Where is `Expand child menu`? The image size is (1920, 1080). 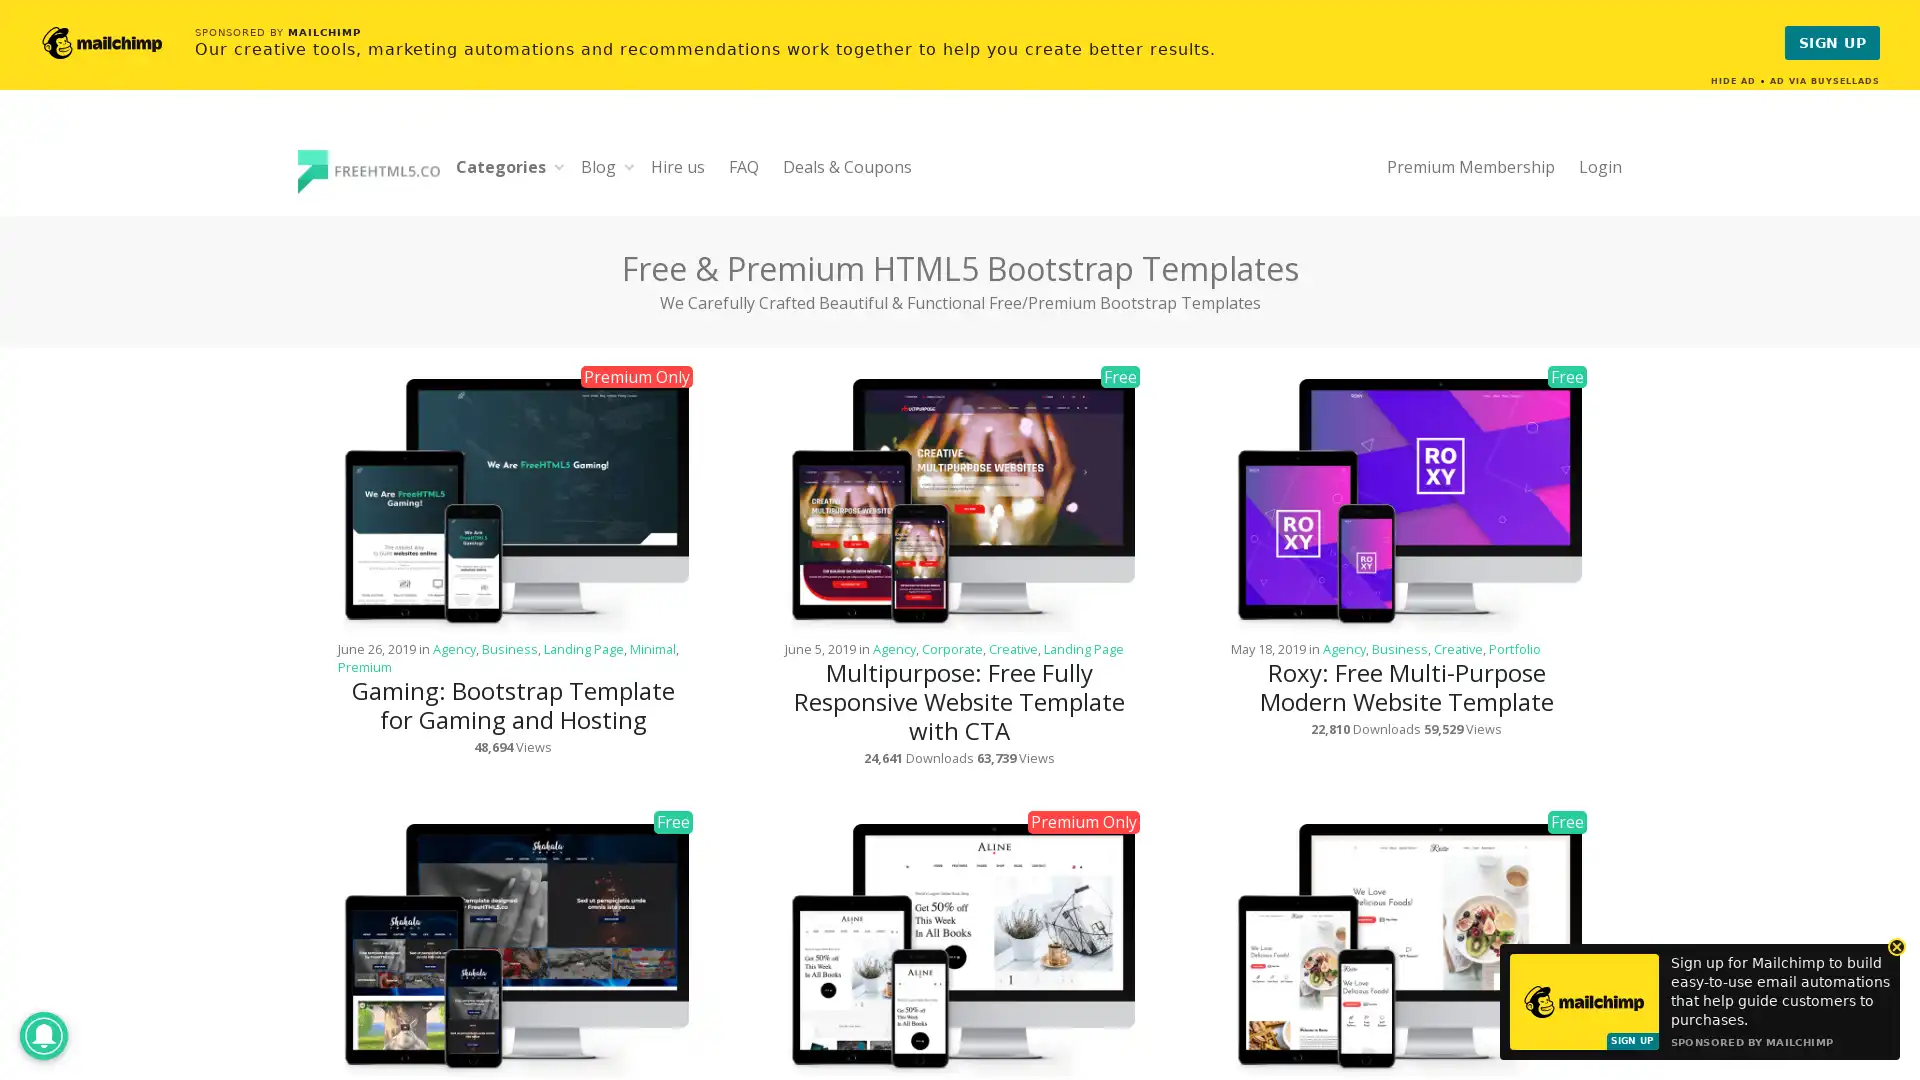 Expand child menu is located at coordinates (559, 165).